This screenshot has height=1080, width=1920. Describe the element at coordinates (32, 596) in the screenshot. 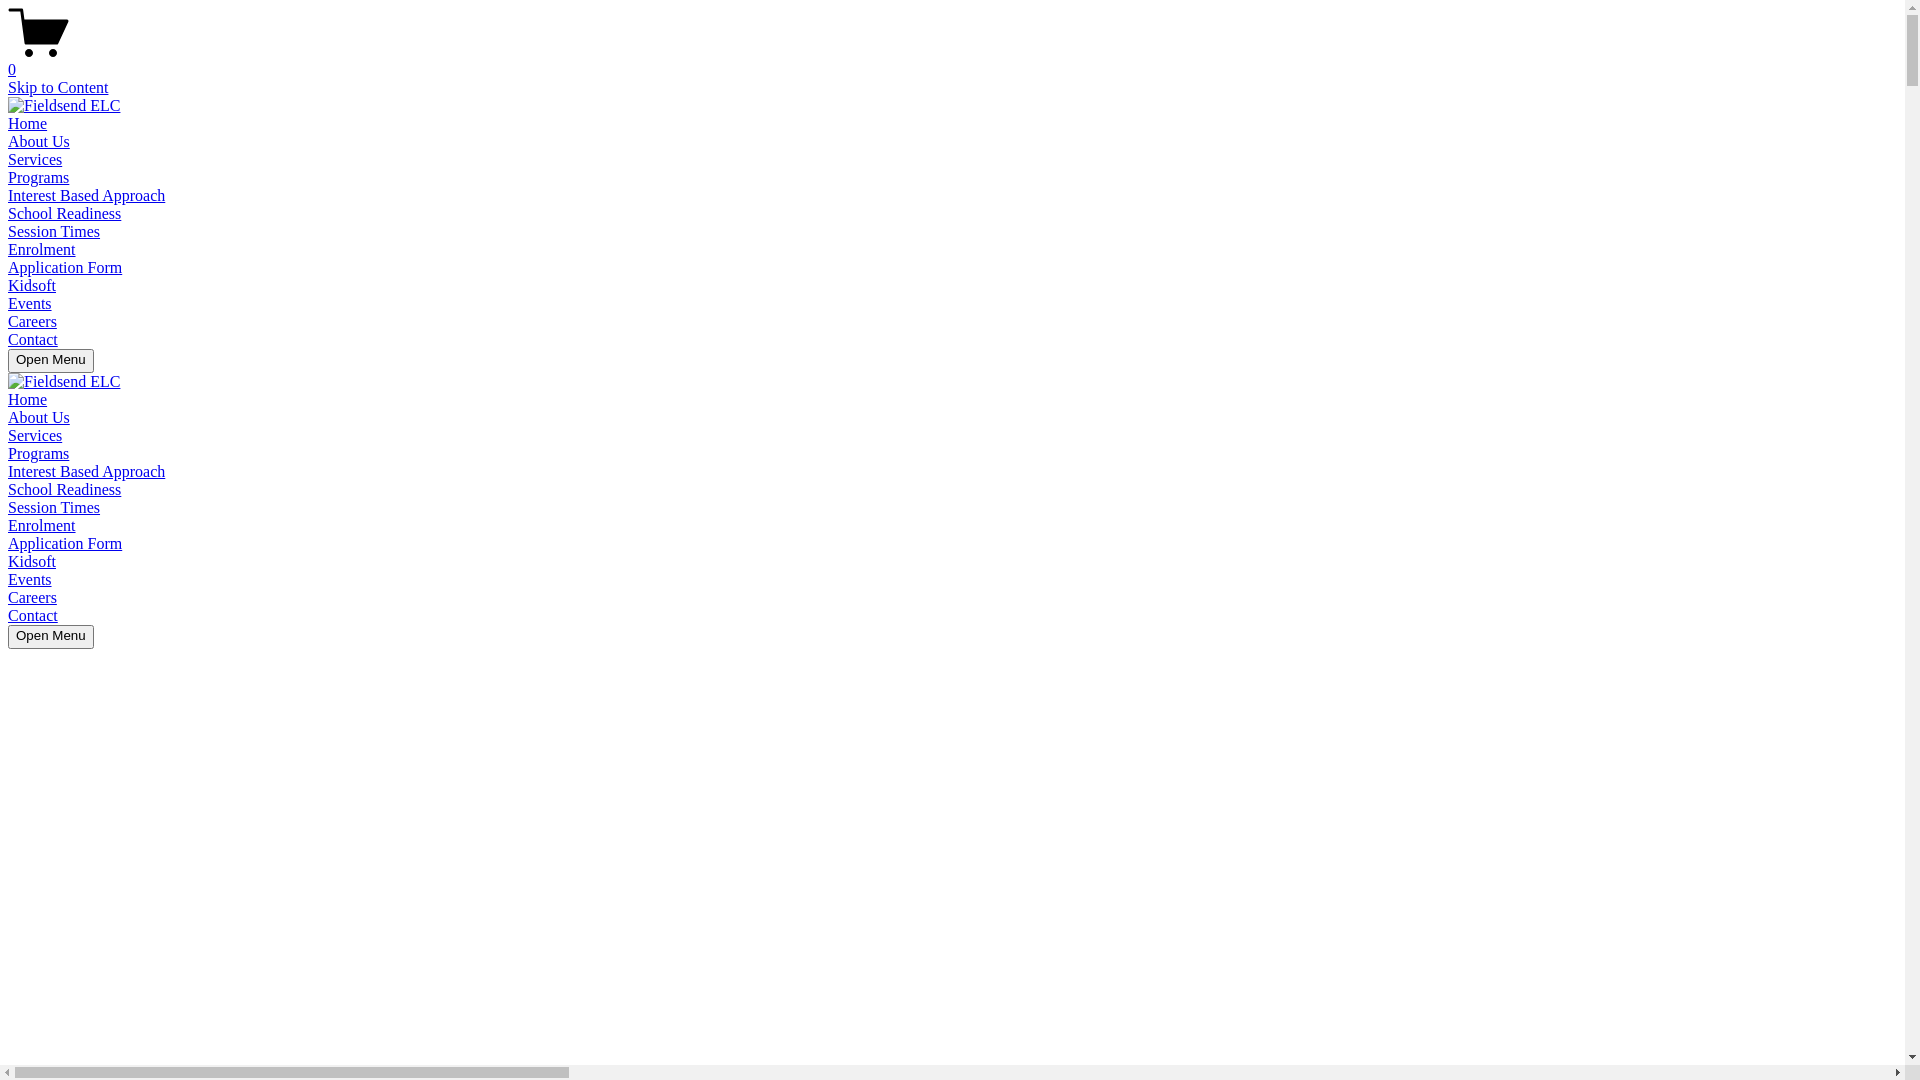

I see `'Careers'` at that location.